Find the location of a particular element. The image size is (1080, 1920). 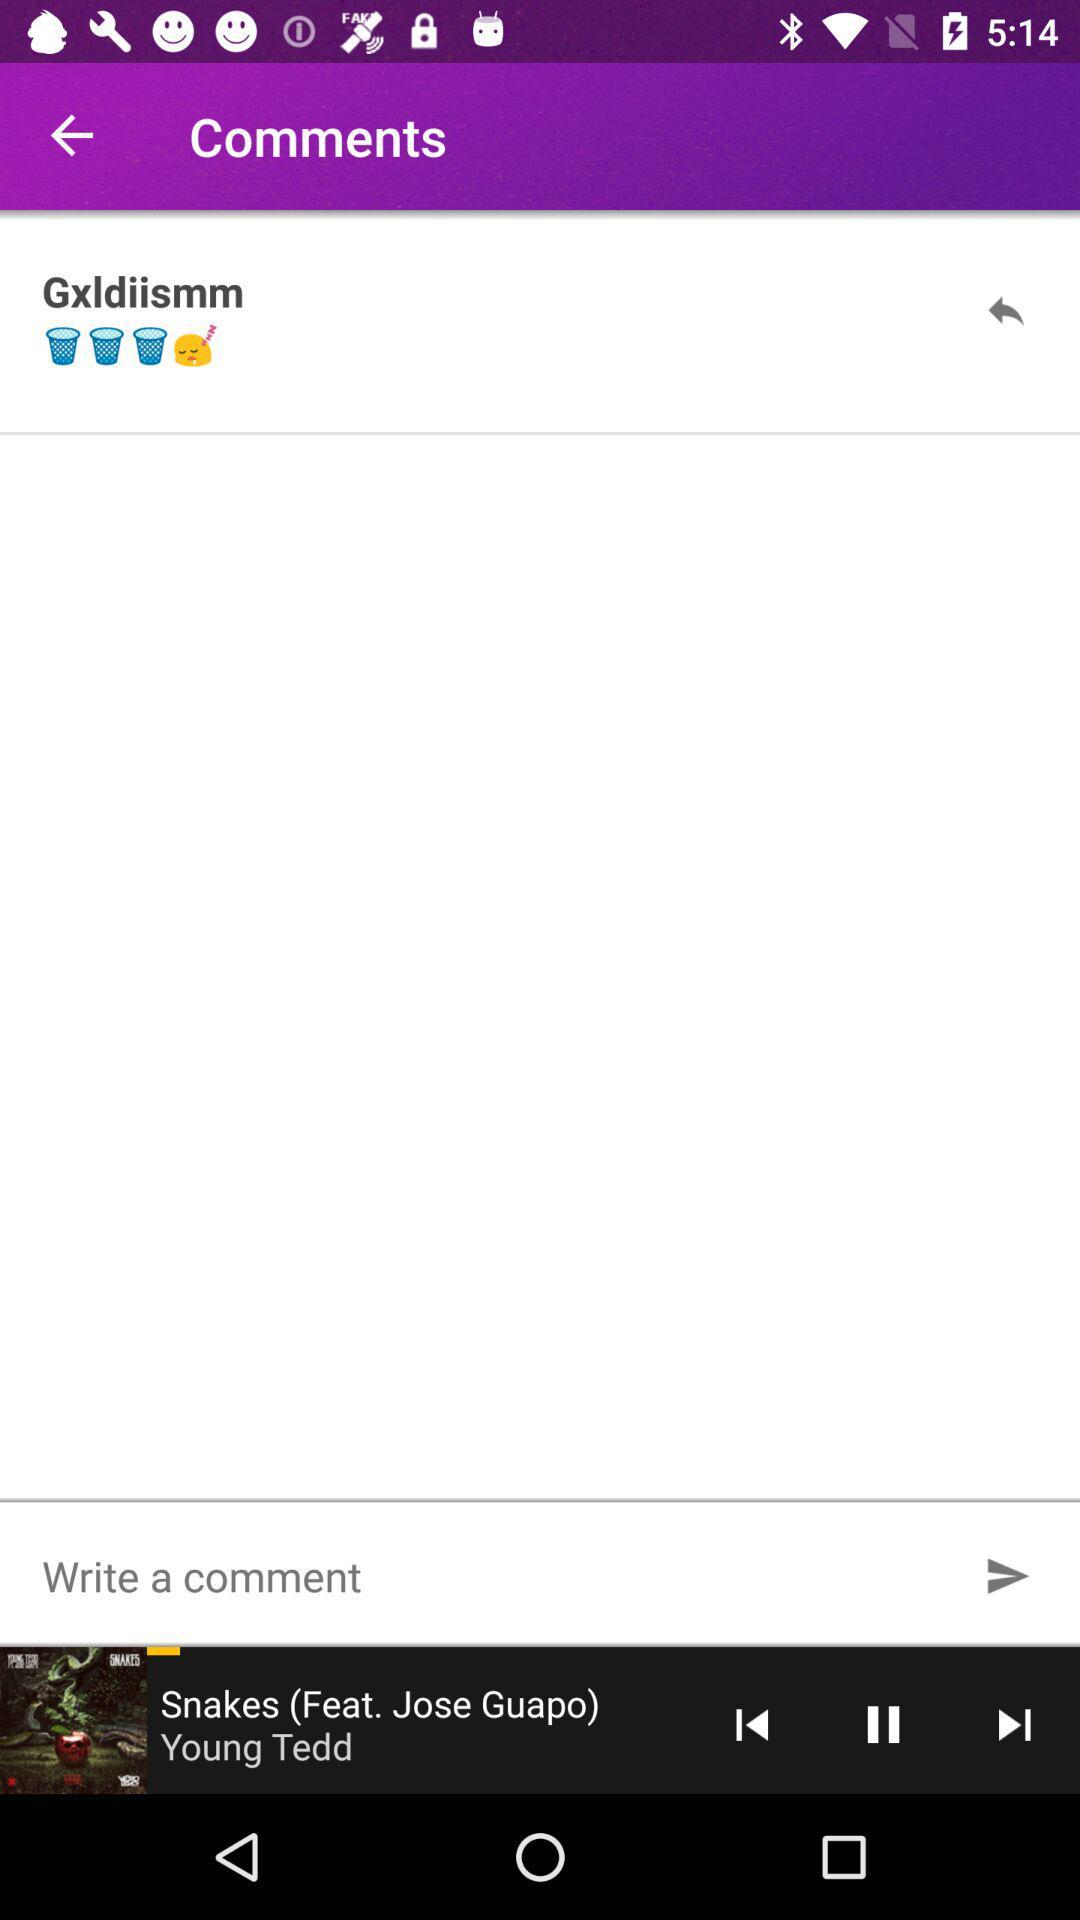

app next to comments icon is located at coordinates (72, 135).